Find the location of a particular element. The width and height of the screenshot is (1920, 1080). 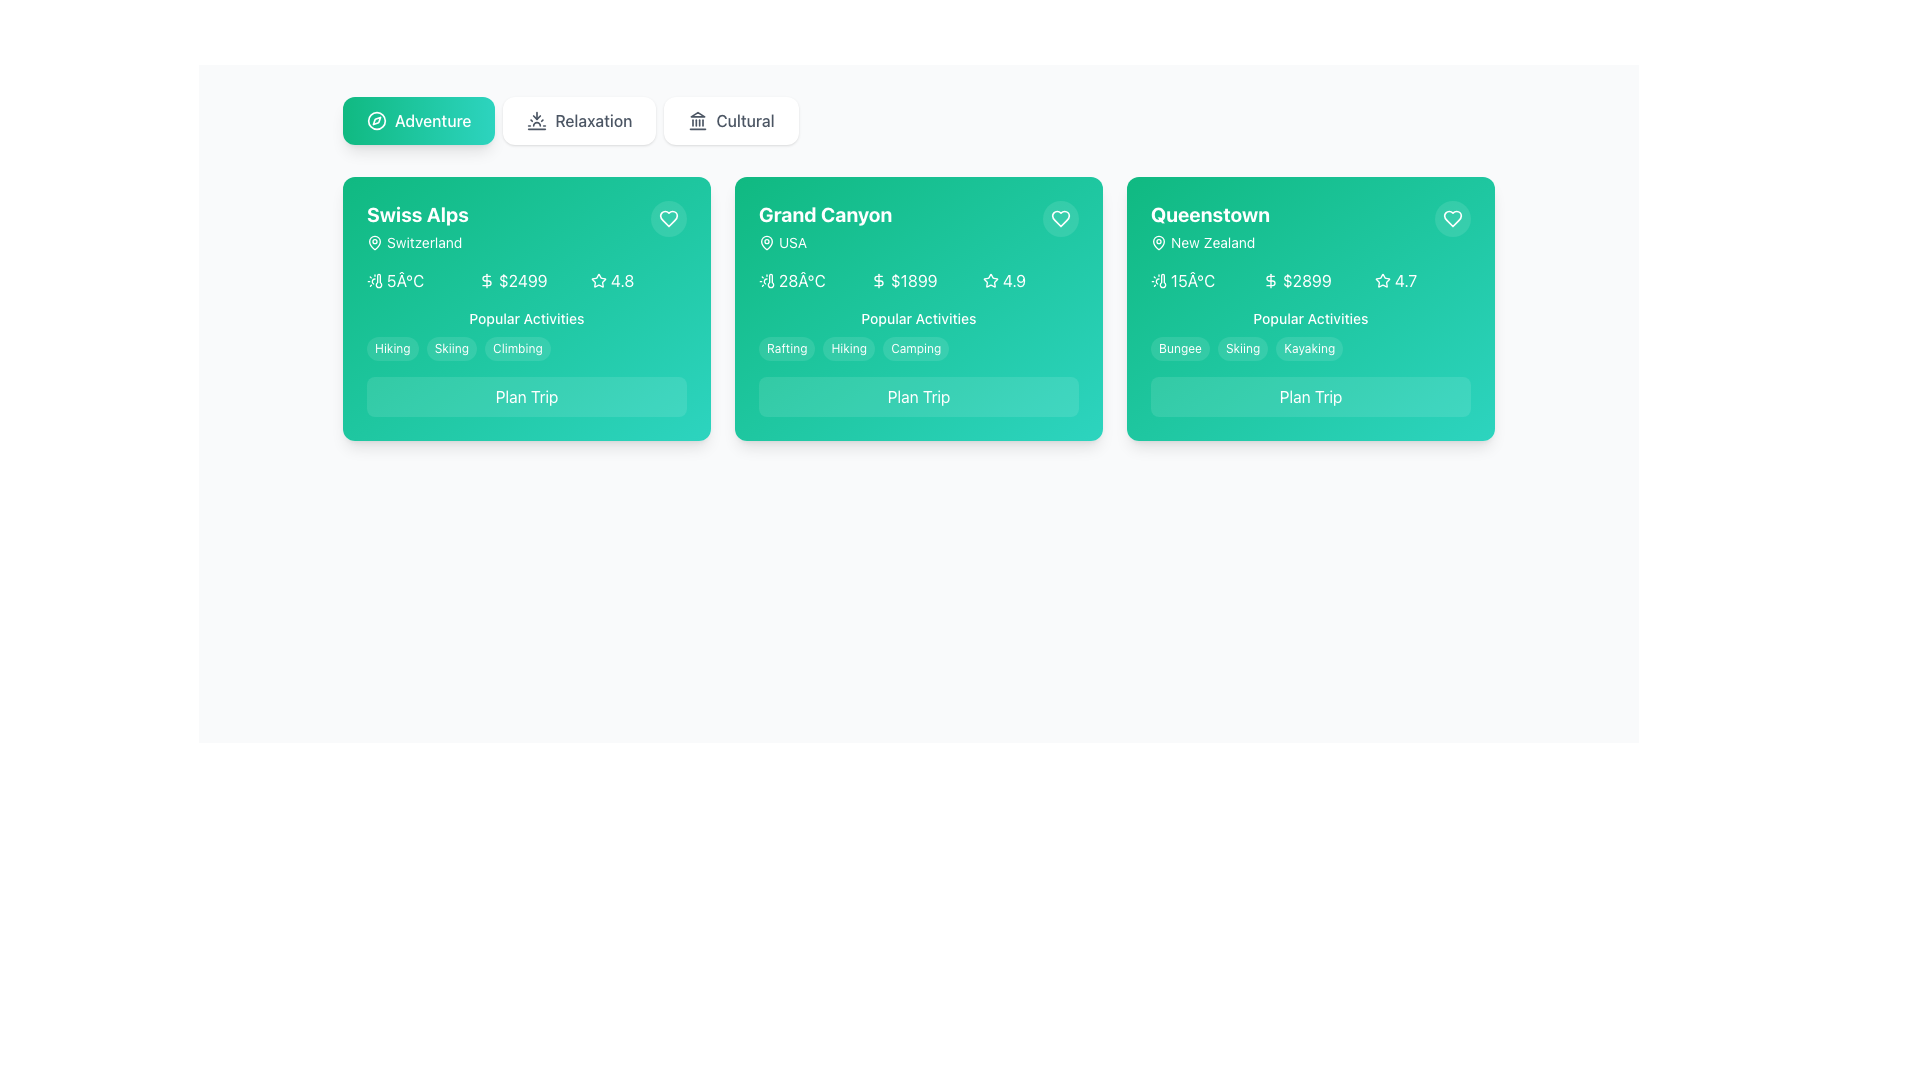

the heart icon in the top-right corner of the 'Queenstown' card to mark it as a favorite is located at coordinates (1453, 219).